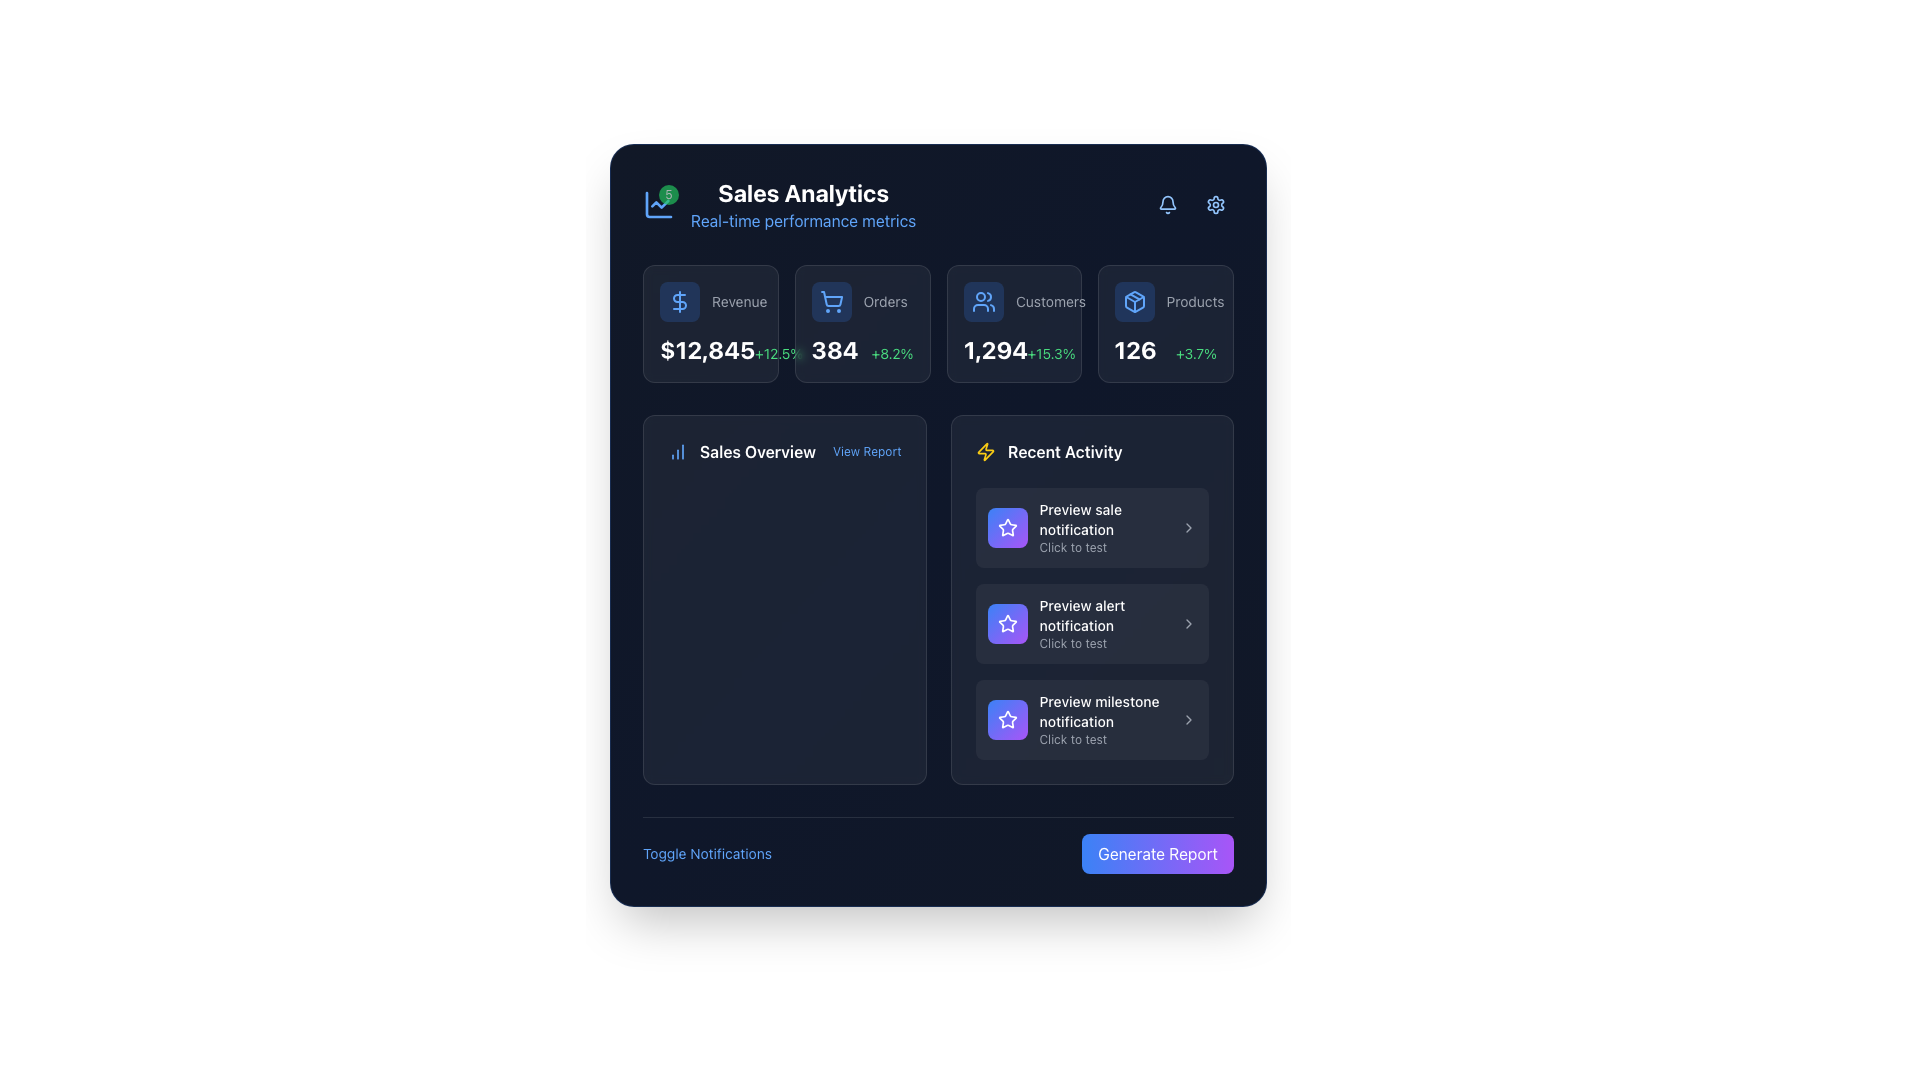 Image resolution: width=1920 pixels, height=1080 pixels. I want to click on the 'Orders' text label, which is styled in gray and located to the right of the shopping cart icon in the top central area of the interface, so click(862, 301).